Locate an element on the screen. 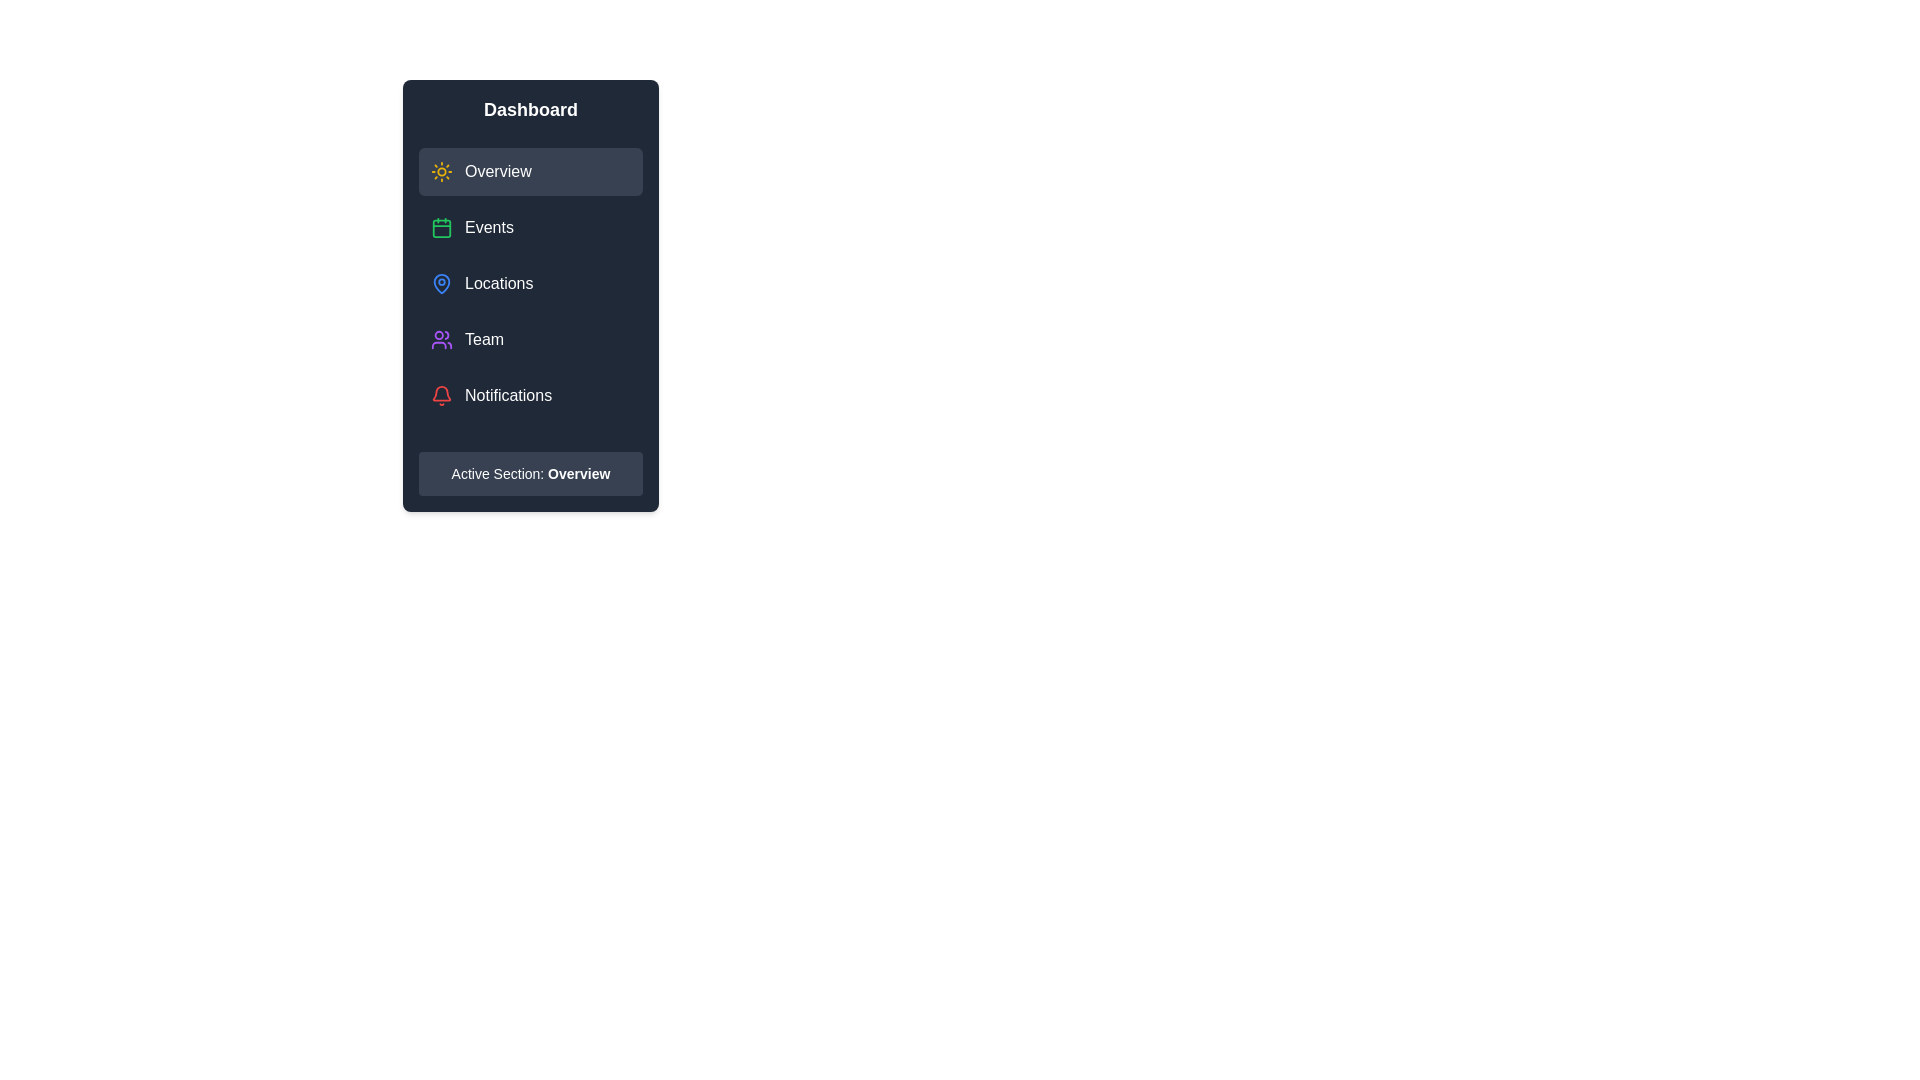 This screenshot has width=1920, height=1080. the menu item labeled Overview to observe visual feedback is located at coordinates (531, 171).